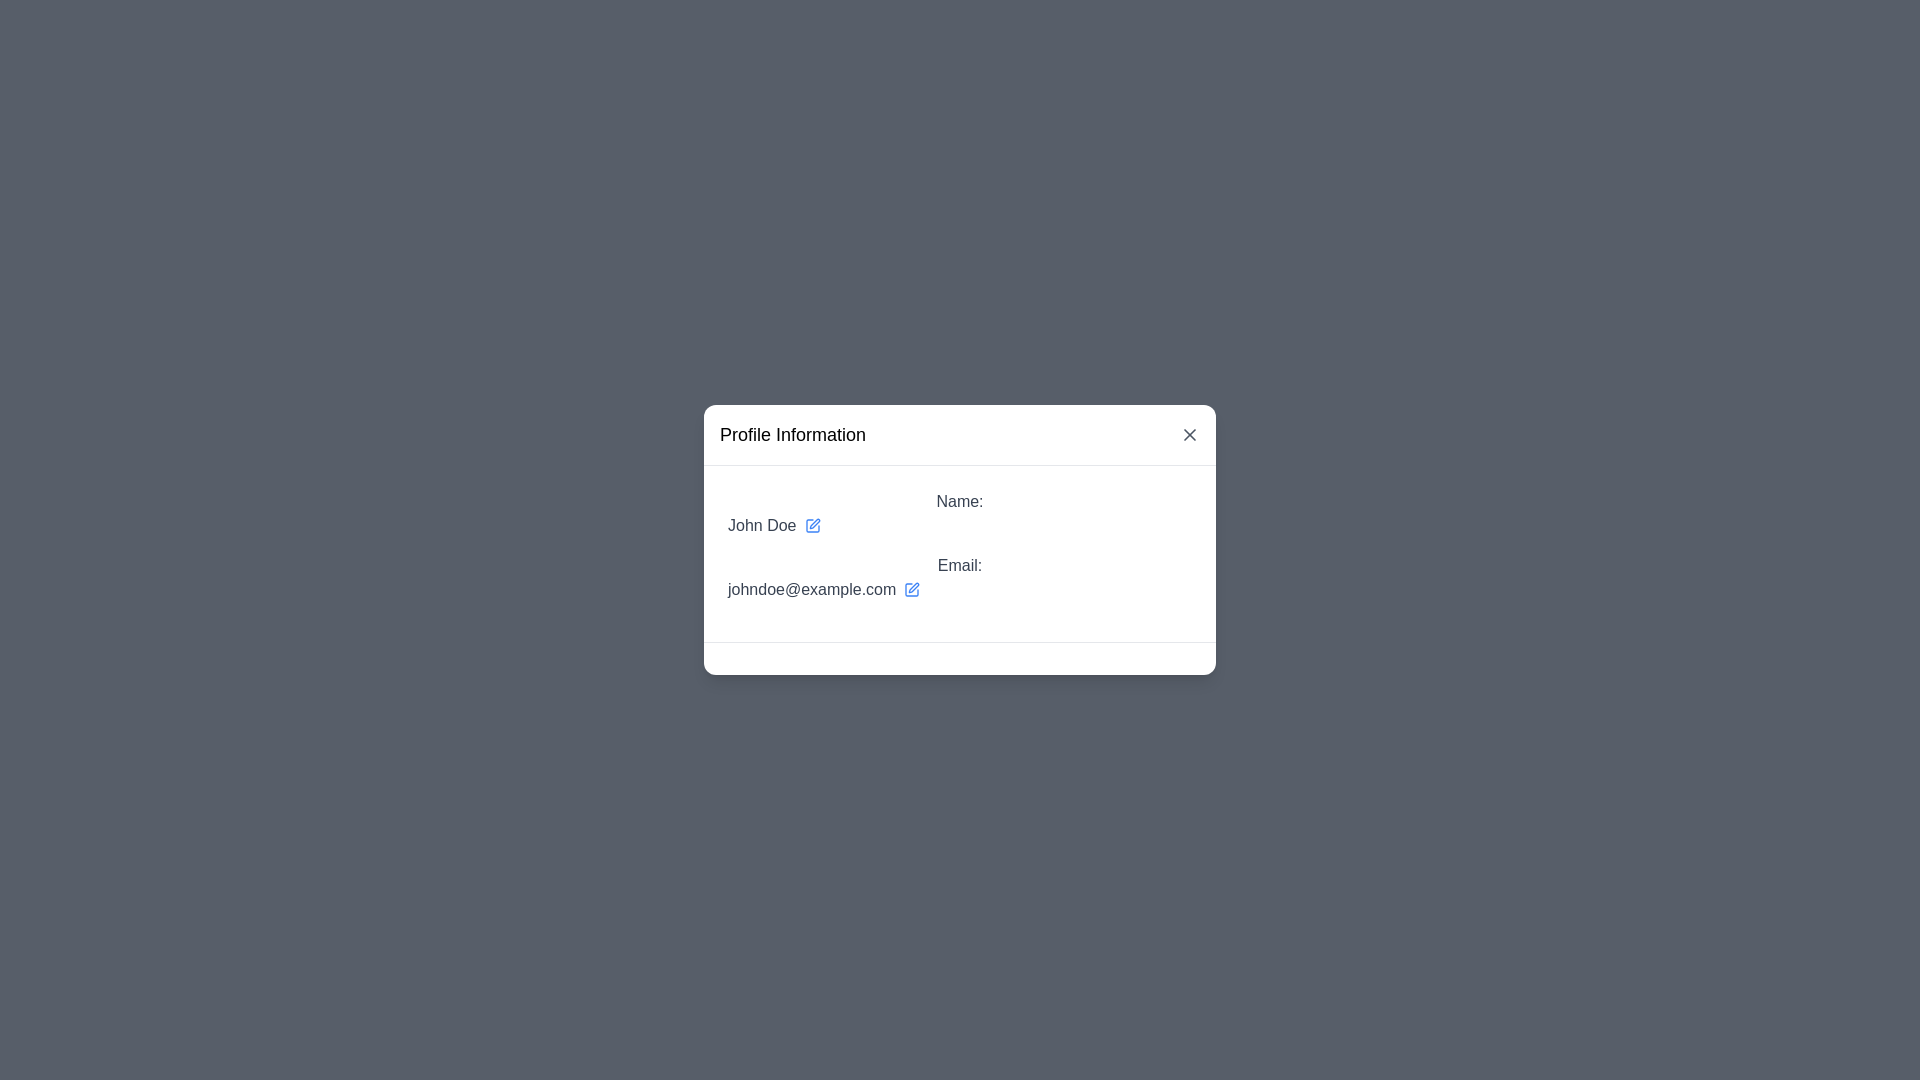 The image size is (1920, 1080). Describe the element at coordinates (1190, 434) in the screenshot. I see `the 'X' icon button in the top-right corner of the 'Profile Information' dialog to observe the hover effect` at that location.